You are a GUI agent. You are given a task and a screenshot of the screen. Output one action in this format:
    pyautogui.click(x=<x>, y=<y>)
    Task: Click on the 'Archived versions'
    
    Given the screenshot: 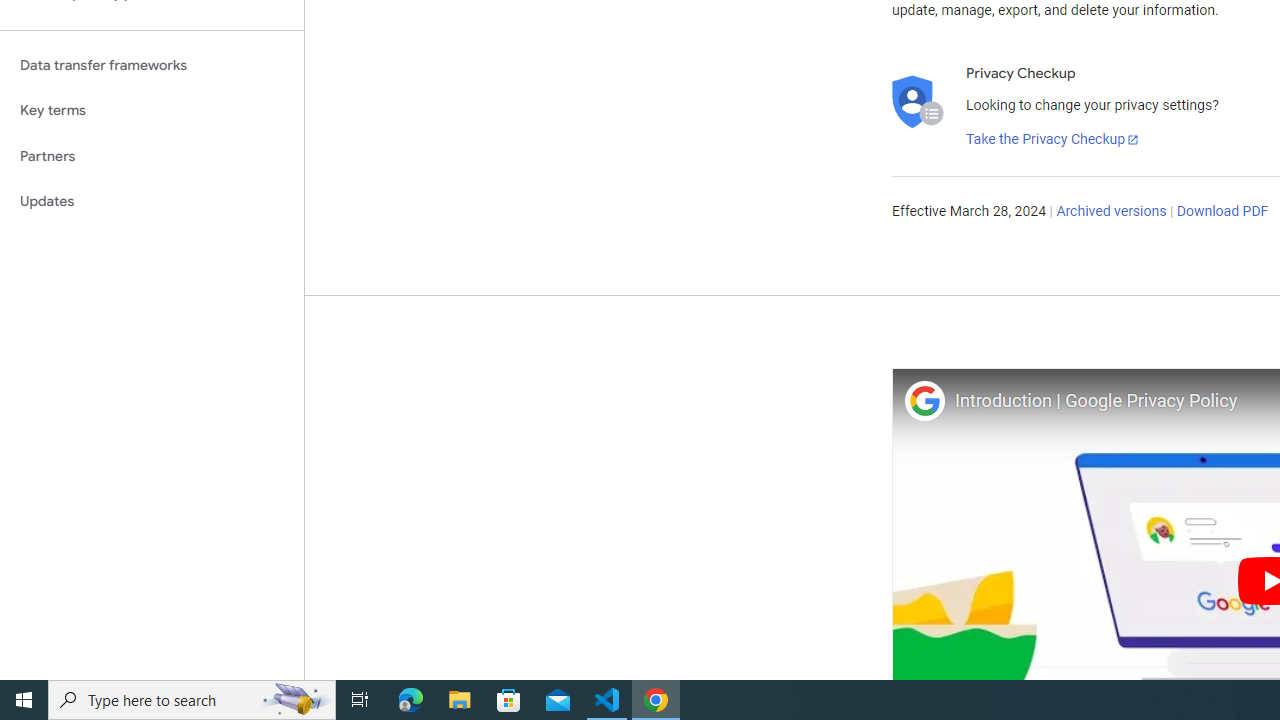 What is the action you would take?
    pyautogui.click(x=1110, y=212)
    